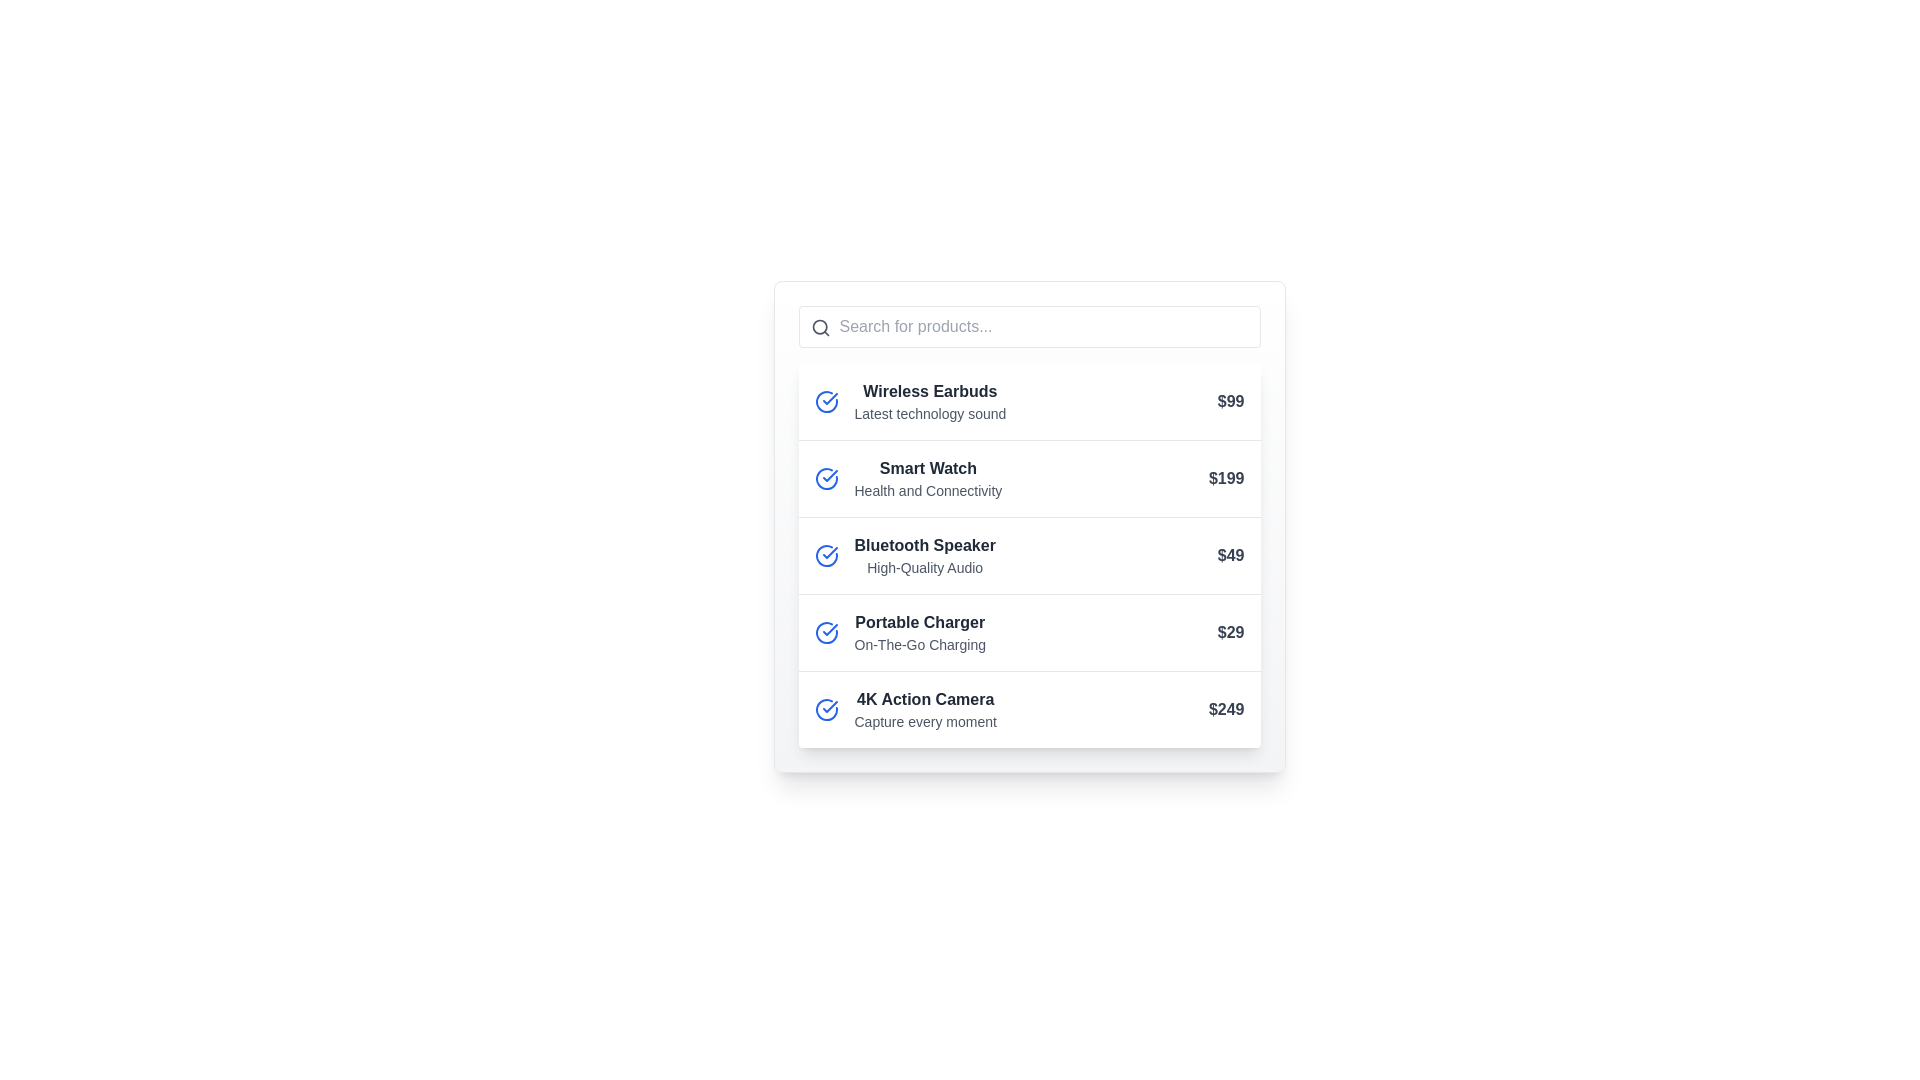 The image size is (1920, 1080). What do you see at coordinates (1230, 401) in the screenshot?
I see `the price label for the 'Wireless Earbuds' which is located at the far-right side of the first list item, aligned with the title and description` at bounding box center [1230, 401].